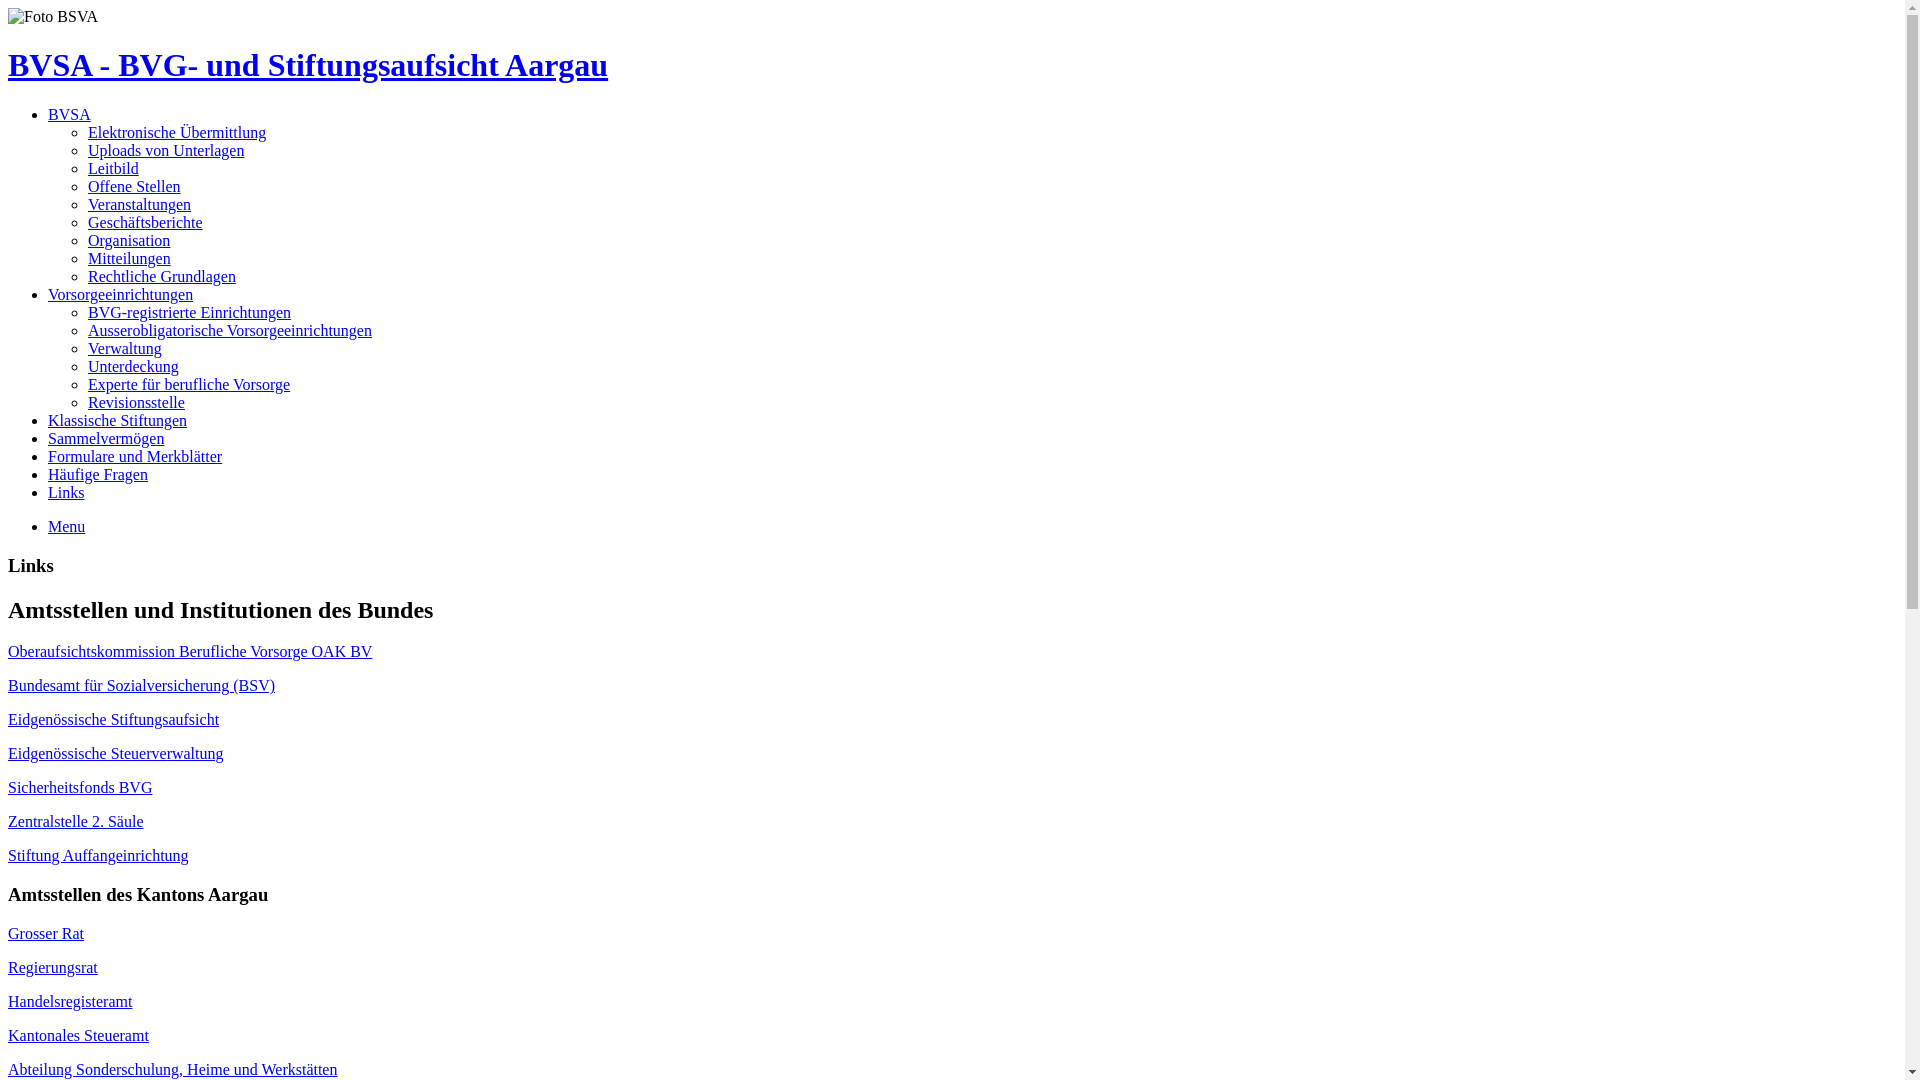 The width and height of the screenshot is (1920, 1080). Describe the element at coordinates (135, 402) in the screenshot. I see `'Revisionsstelle'` at that location.